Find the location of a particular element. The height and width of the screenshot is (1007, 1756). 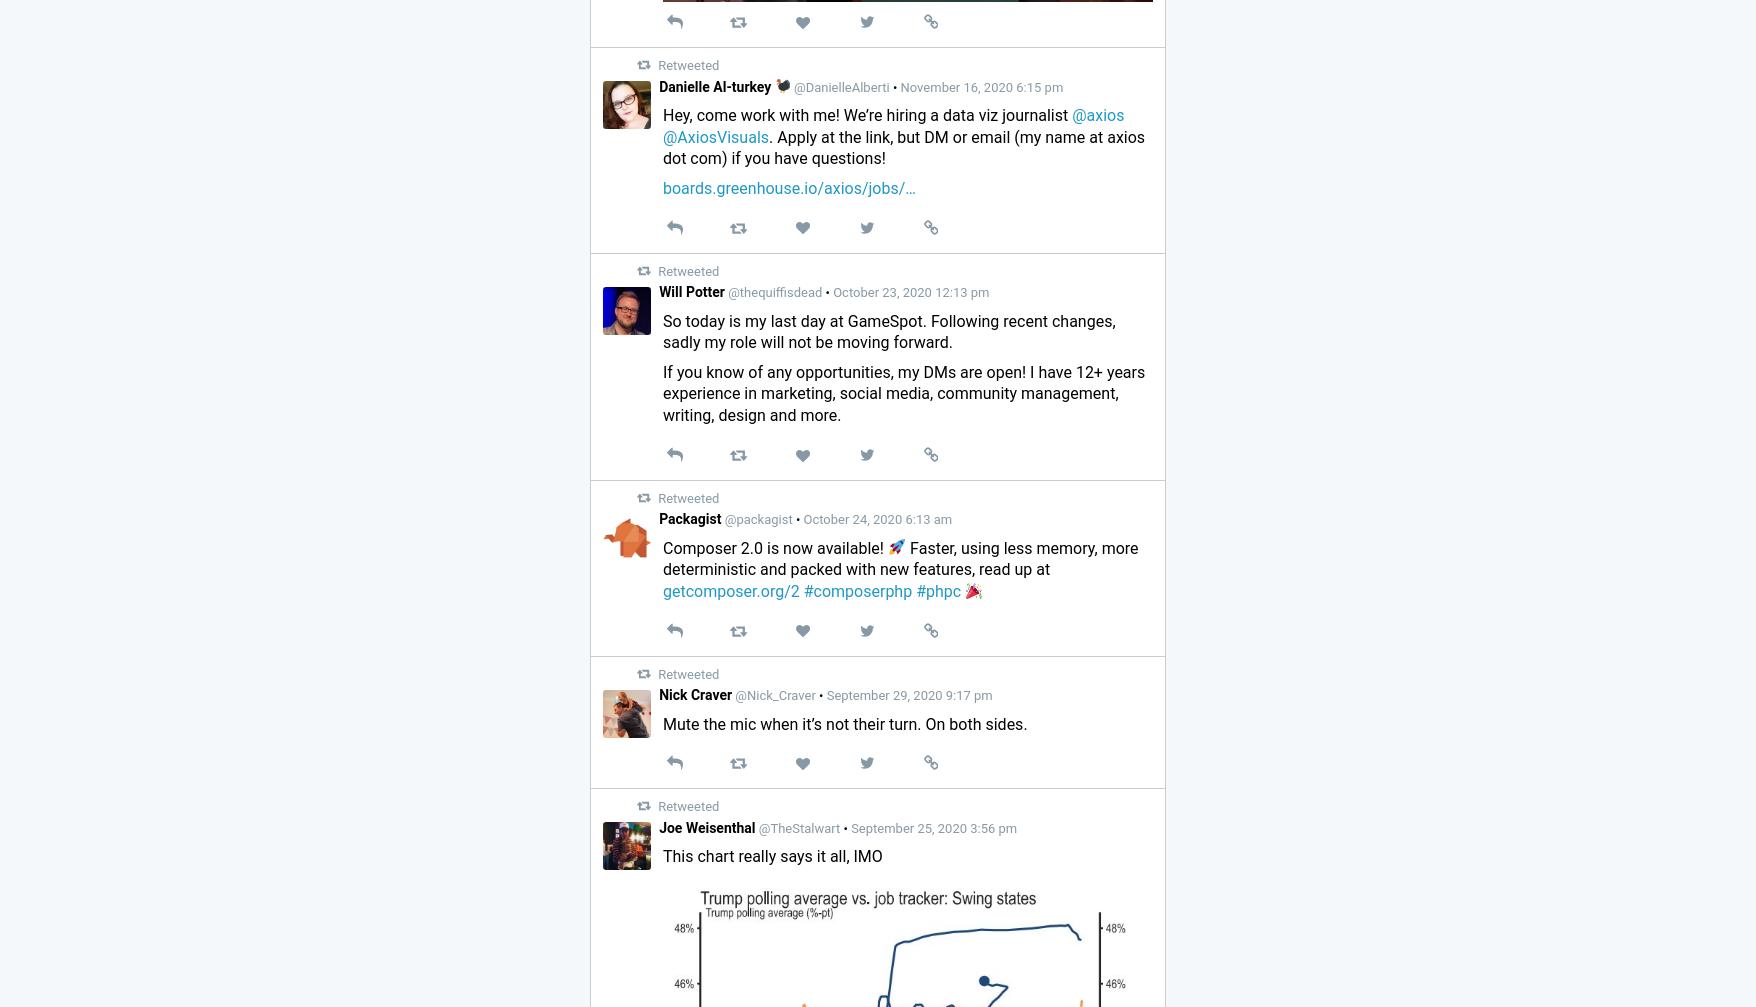

'@AxiosVisuals' is located at coordinates (715, 136).